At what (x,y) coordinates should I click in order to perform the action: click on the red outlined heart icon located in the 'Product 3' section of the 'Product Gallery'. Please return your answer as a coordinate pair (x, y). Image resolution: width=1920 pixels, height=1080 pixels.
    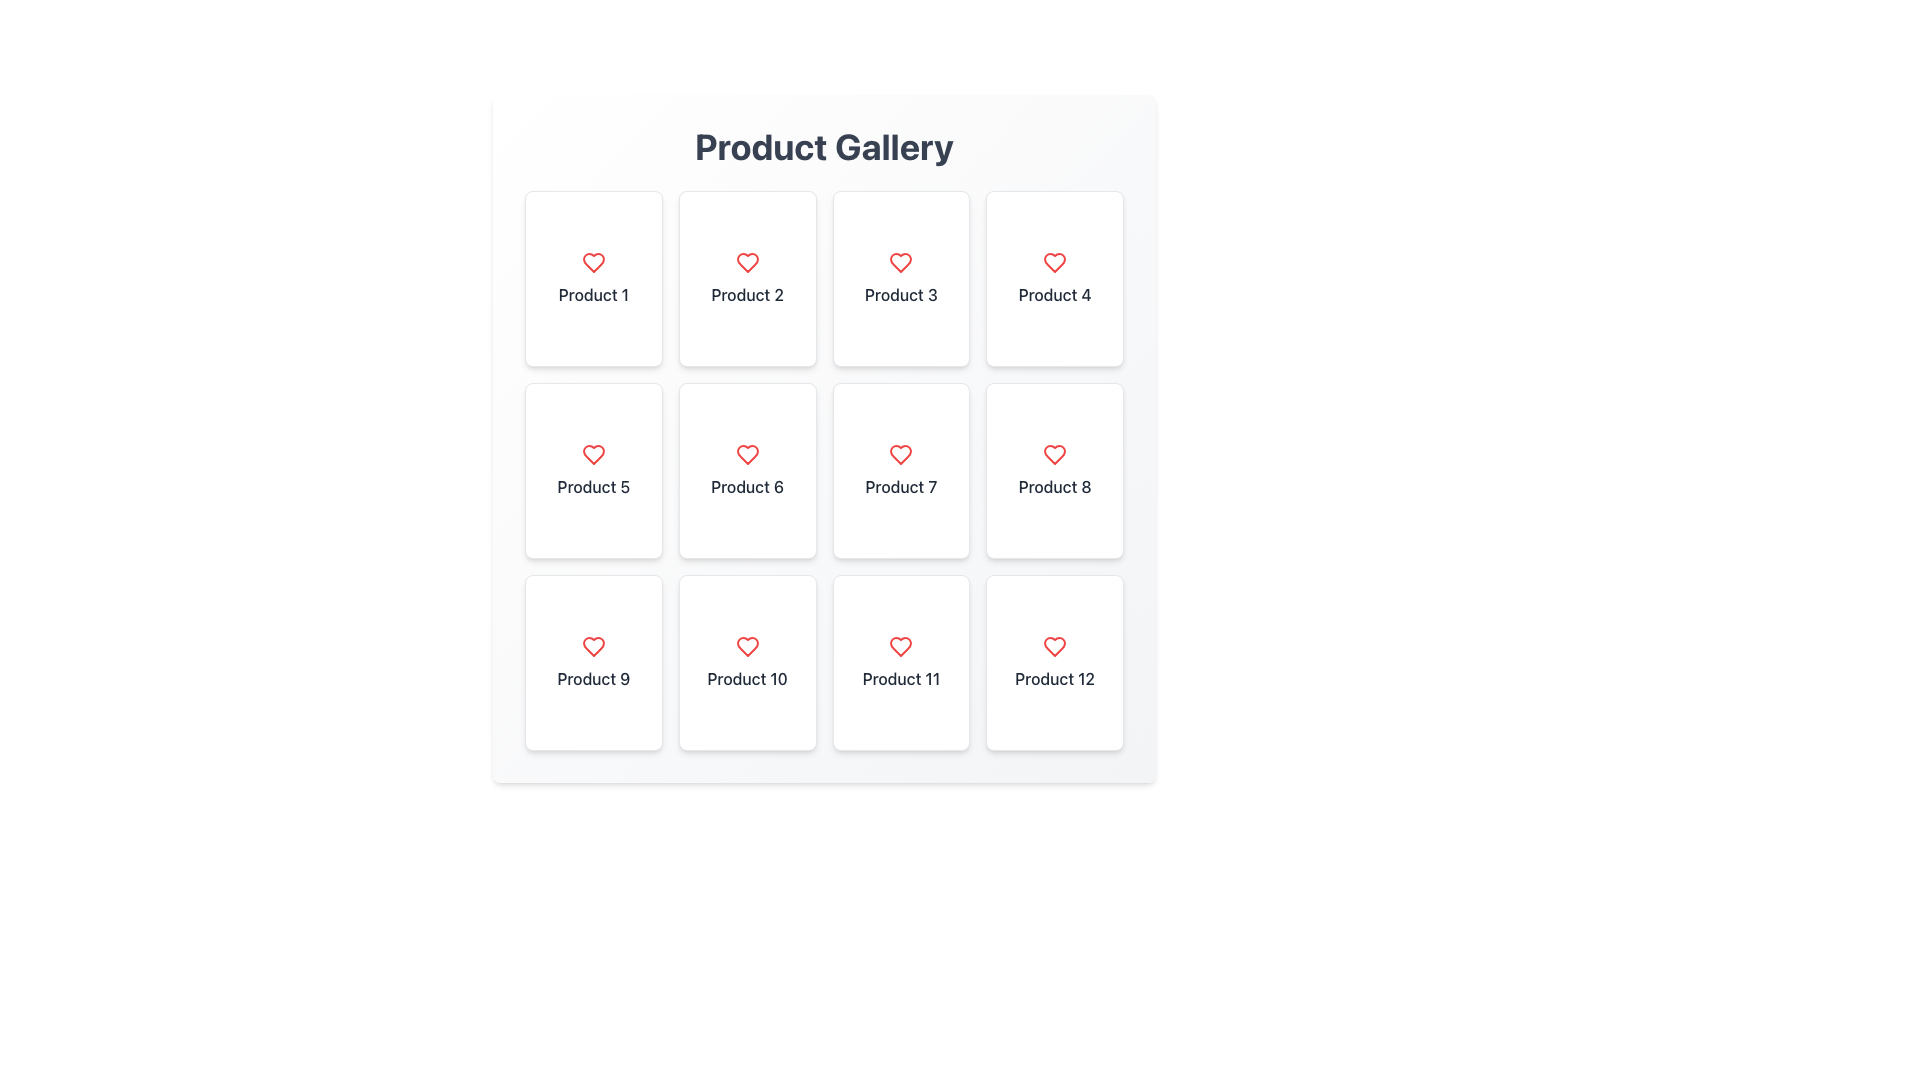
    Looking at the image, I should click on (900, 261).